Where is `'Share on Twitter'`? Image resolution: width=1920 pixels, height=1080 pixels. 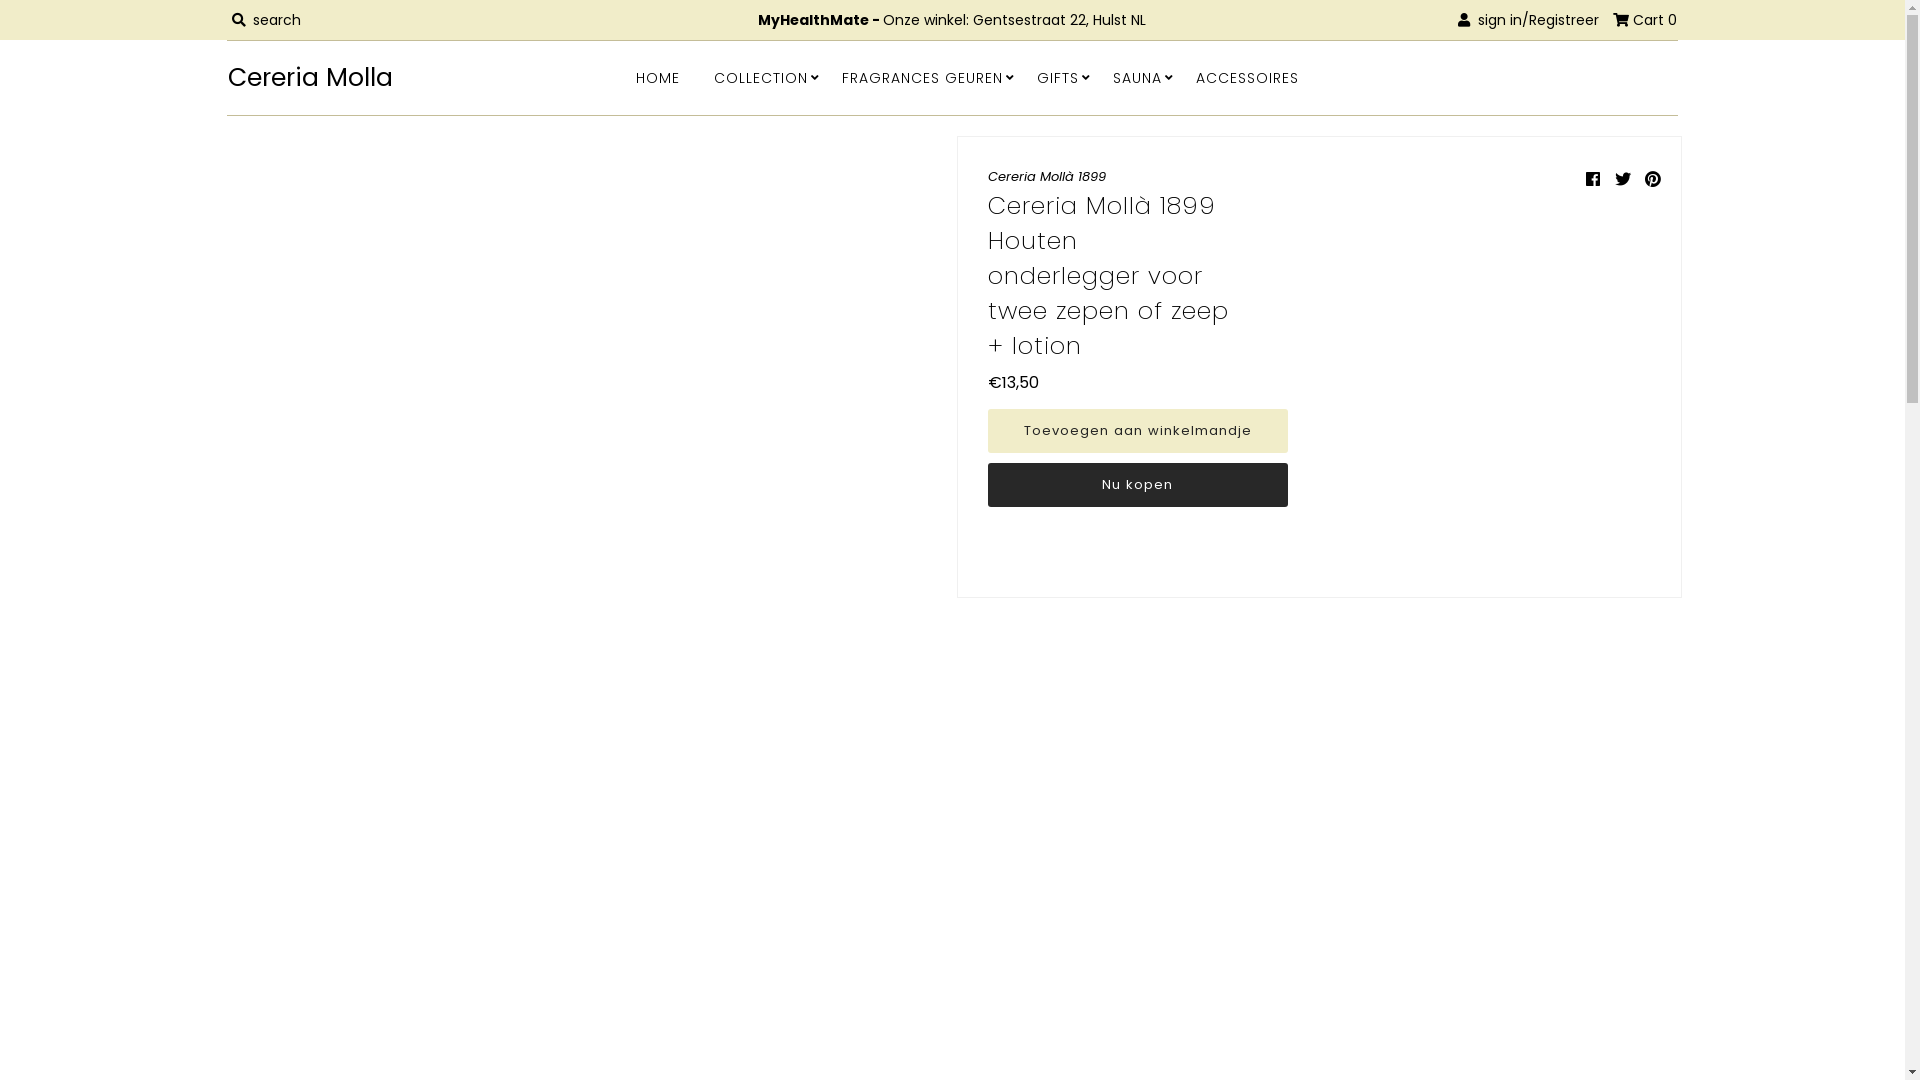
'Share on Twitter' is located at coordinates (1614, 178).